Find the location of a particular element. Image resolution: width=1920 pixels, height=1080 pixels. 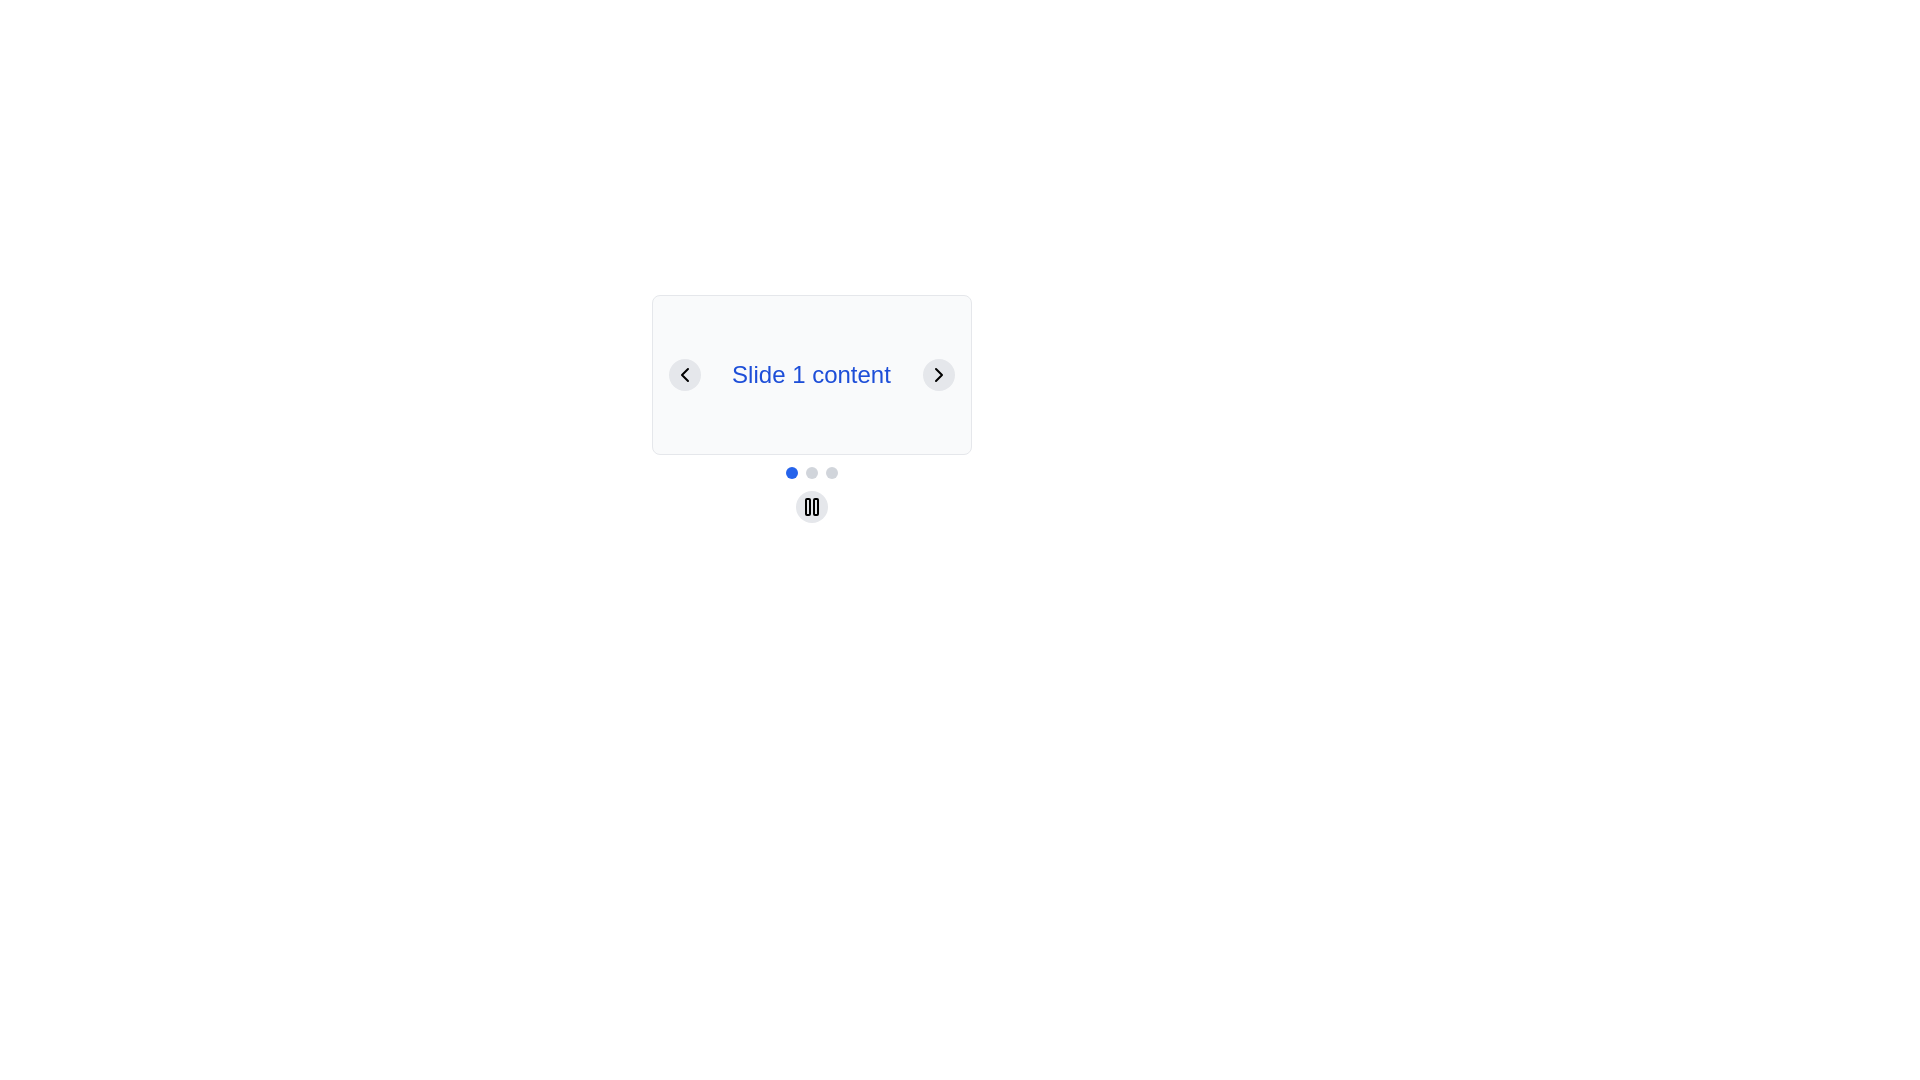

the left navigation button icon in the carousel is located at coordinates (684, 374).